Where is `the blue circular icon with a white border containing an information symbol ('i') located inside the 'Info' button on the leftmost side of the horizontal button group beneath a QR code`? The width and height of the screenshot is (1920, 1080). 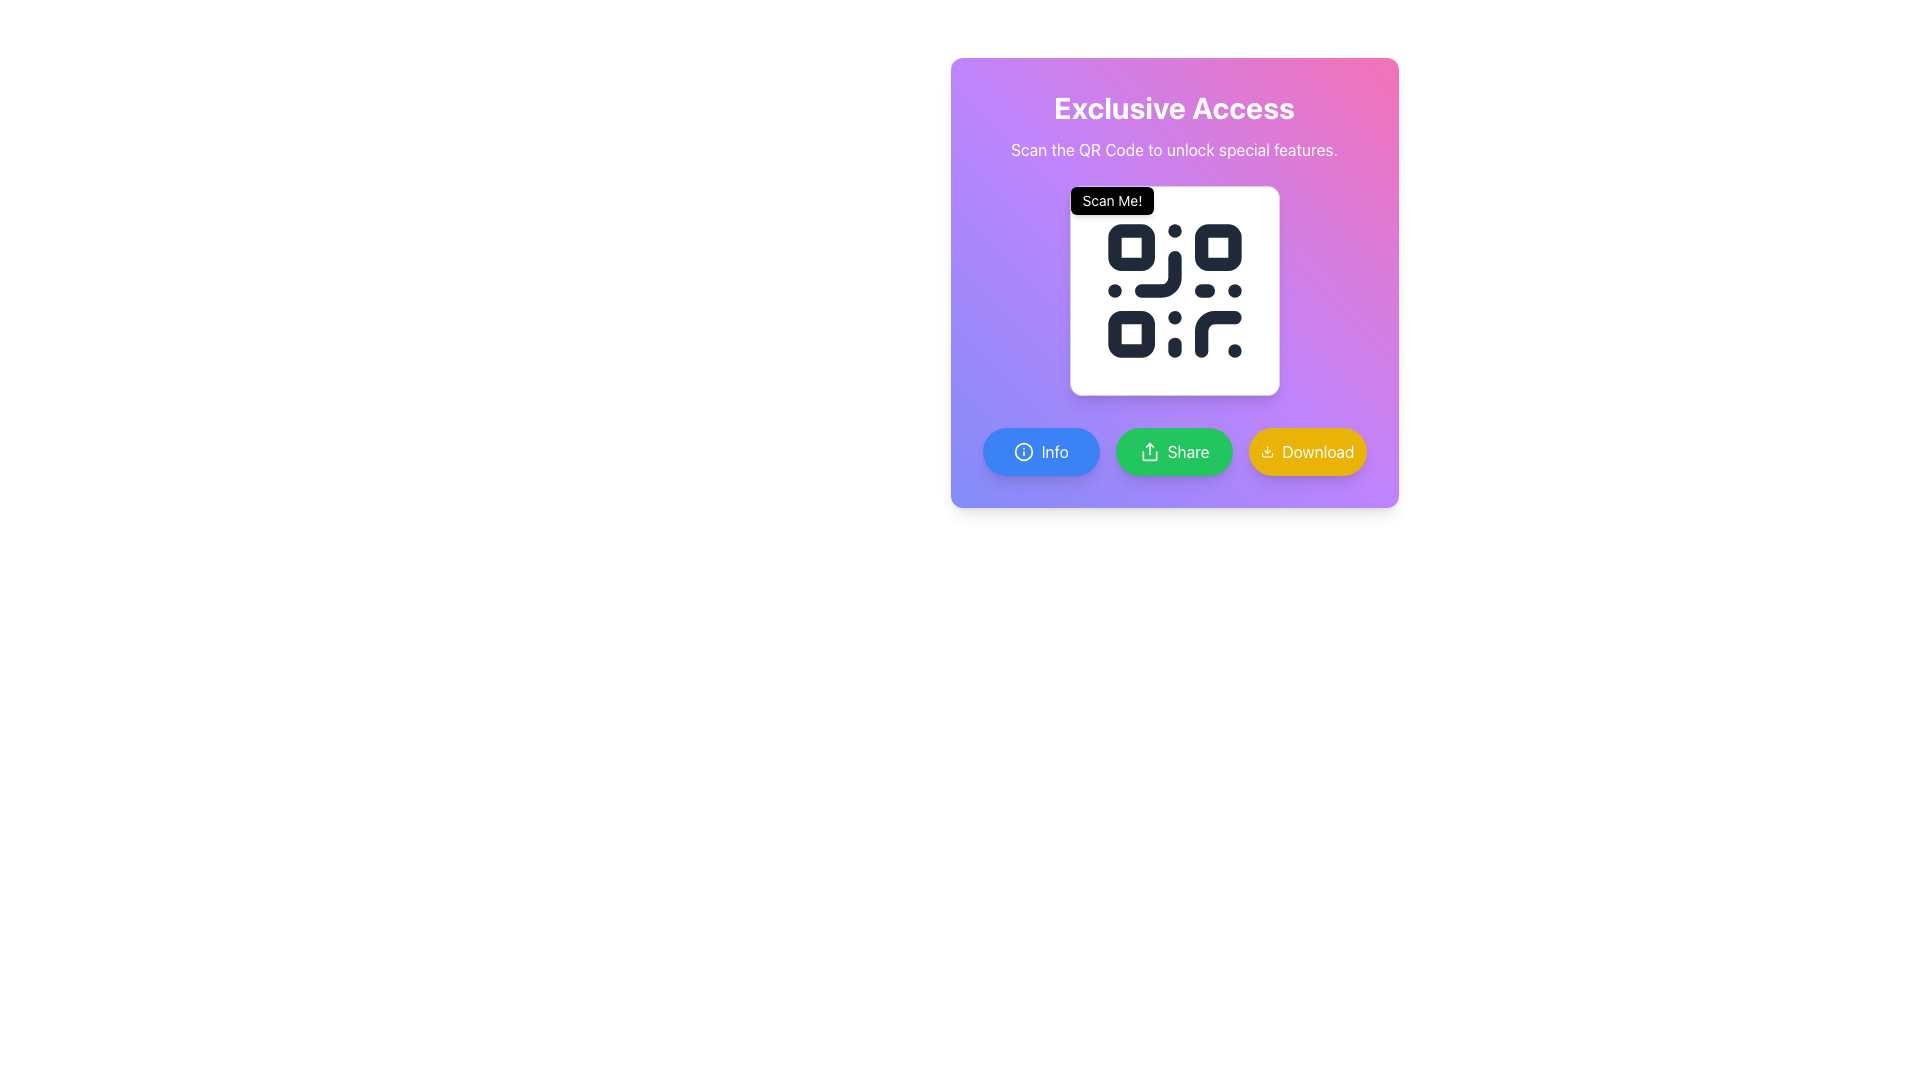 the blue circular icon with a white border containing an information symbol ('i') located inside the 'Info' button on the leftmost side of the horizontal button group beneath a QR code is located at coordinates (1023, 451).